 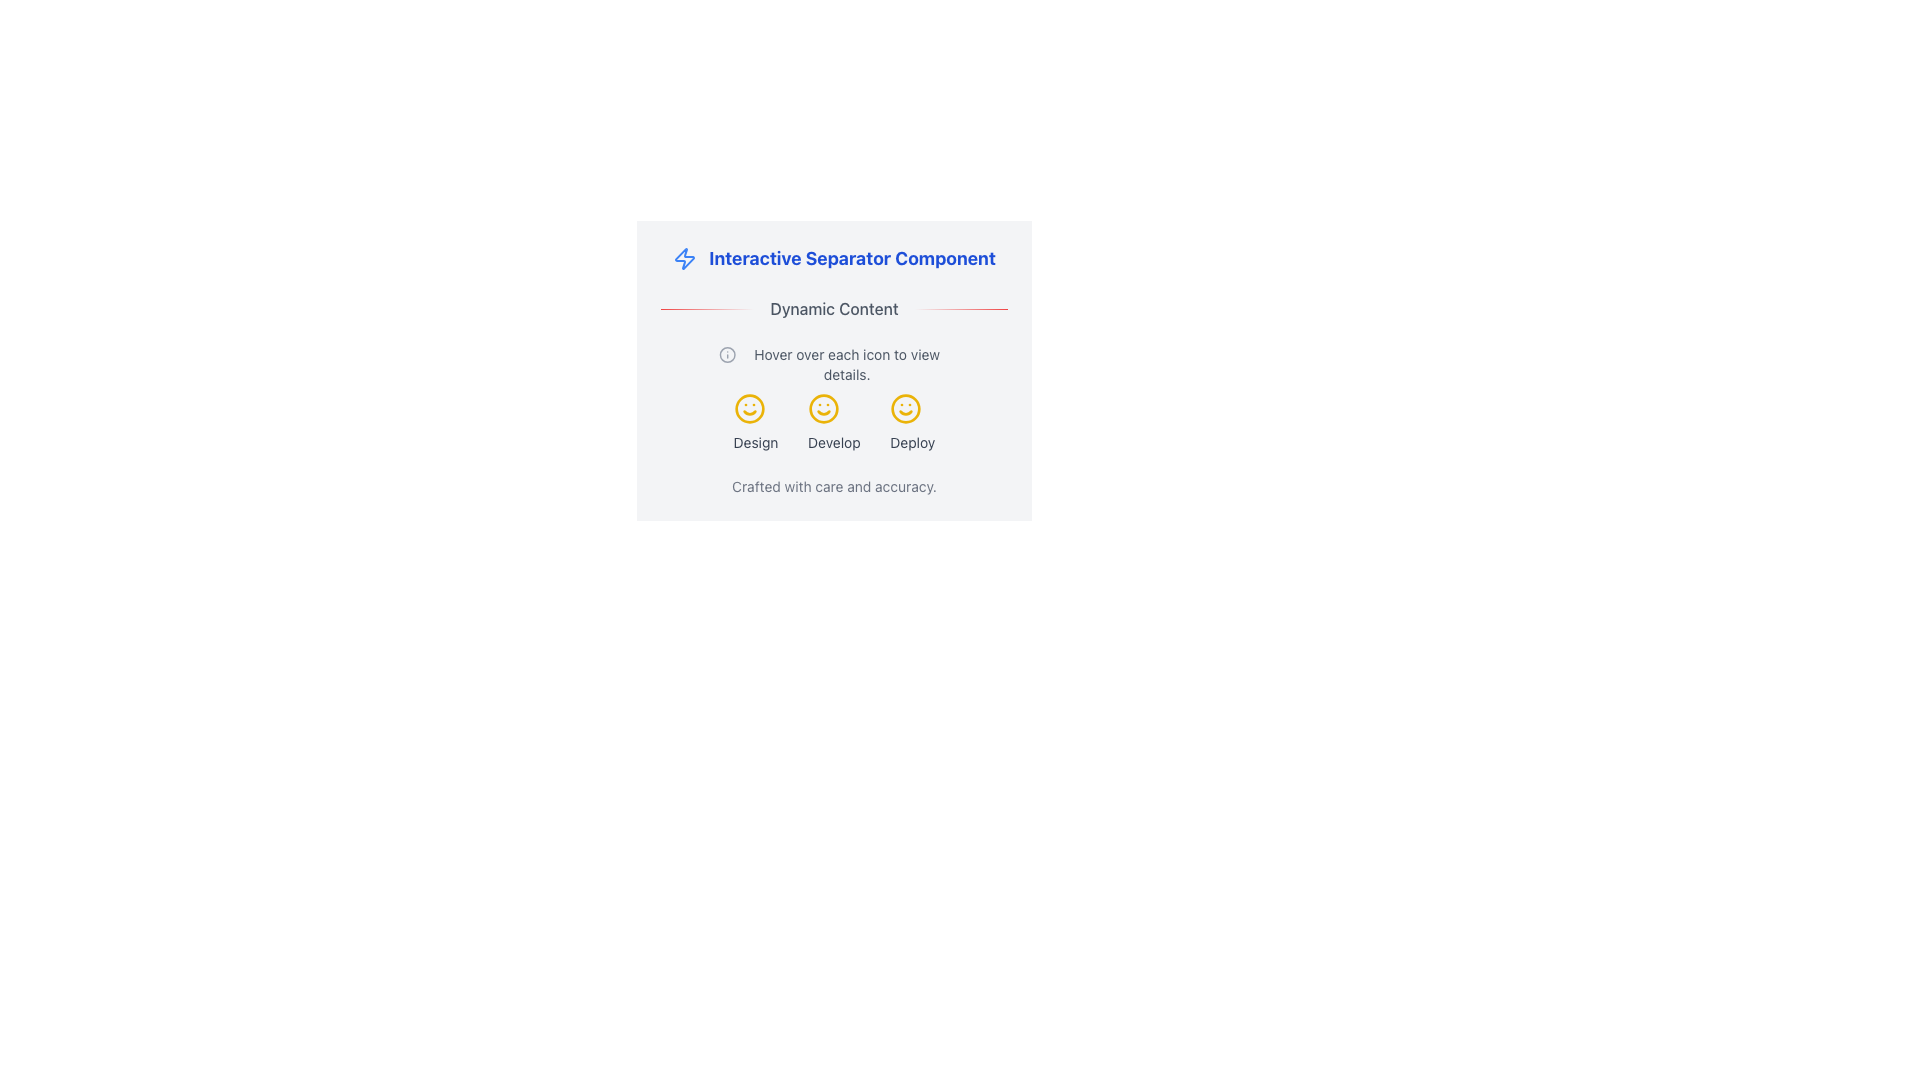 I want to click on the thin horizontal separator line with a gradient color transitioning from red to transparent, located to the left of the text 'Dynamic Content', so click(x=707, y=308).